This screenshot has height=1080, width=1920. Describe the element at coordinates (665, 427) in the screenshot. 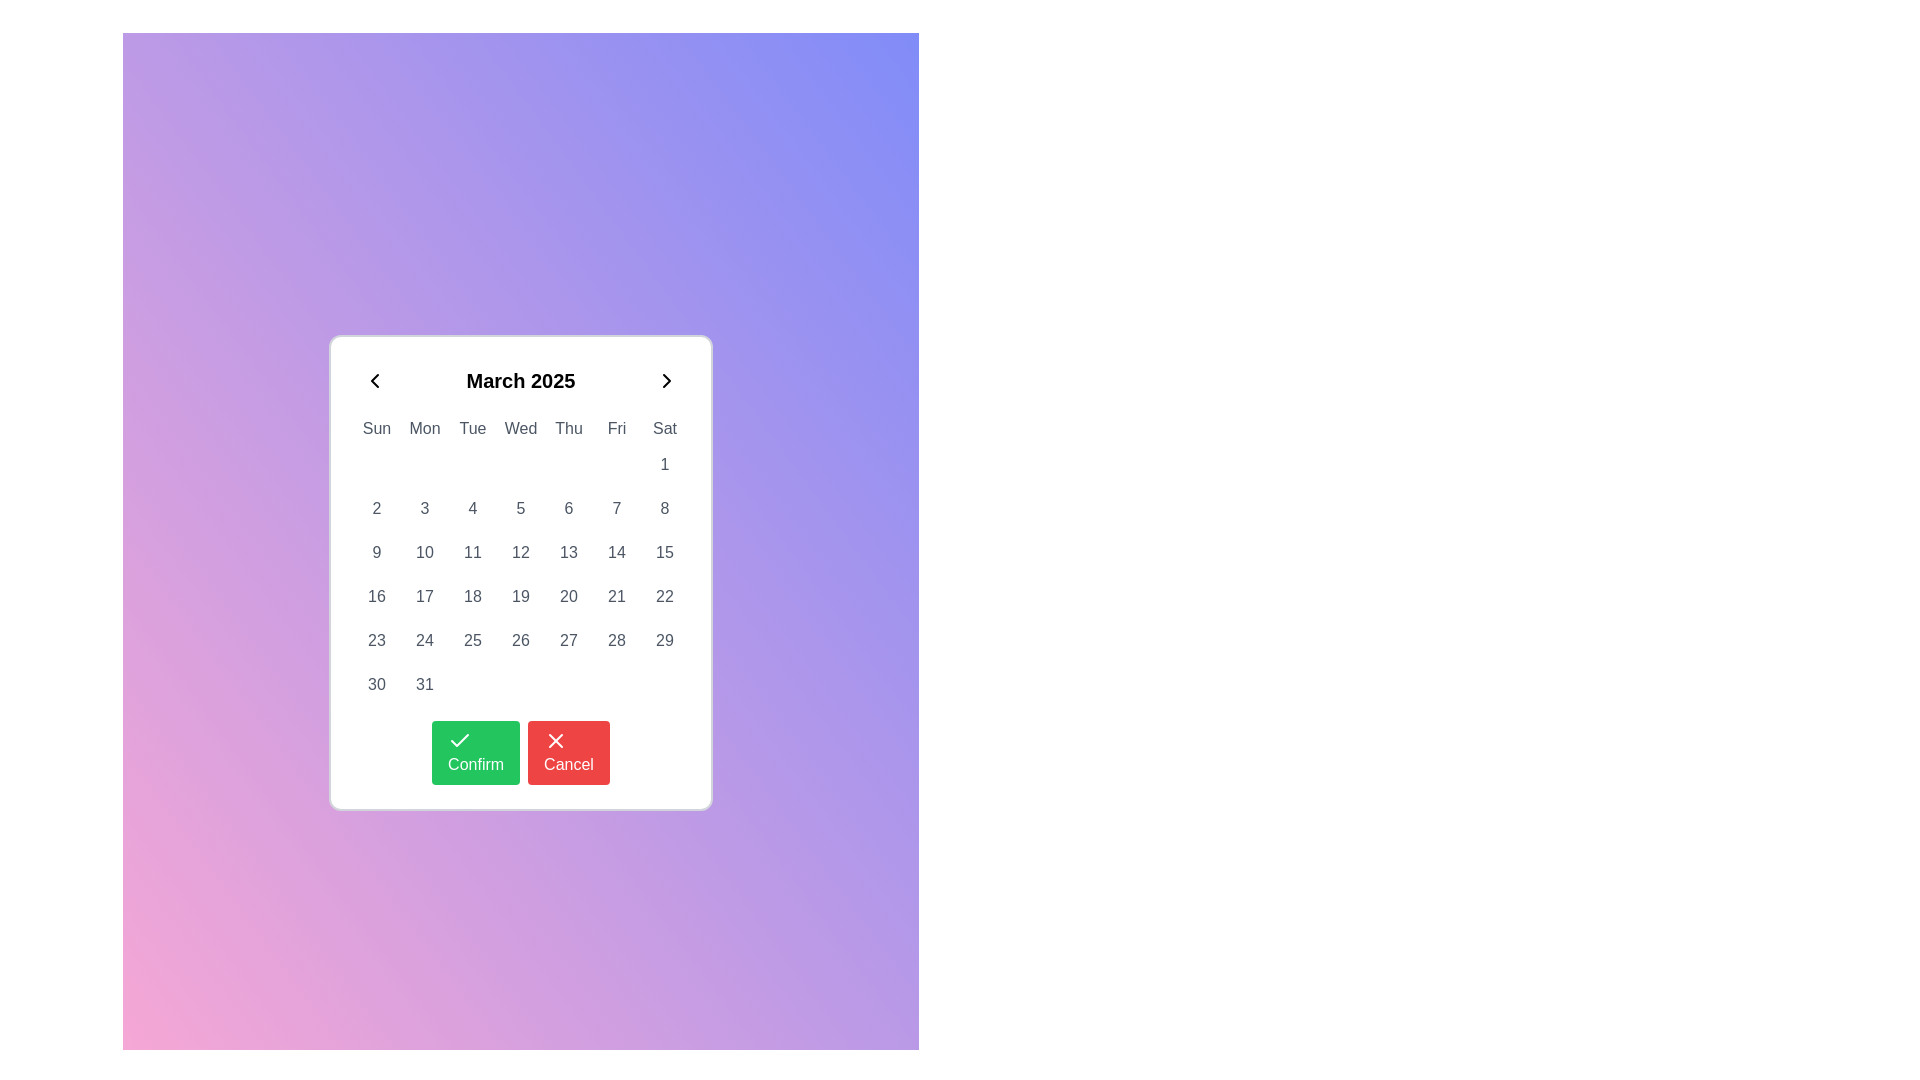

I see `the text label displaying 'Sat', which is the rightmost element in the horizontal sequence of day names above the date grid in the calendar interface` at that location.